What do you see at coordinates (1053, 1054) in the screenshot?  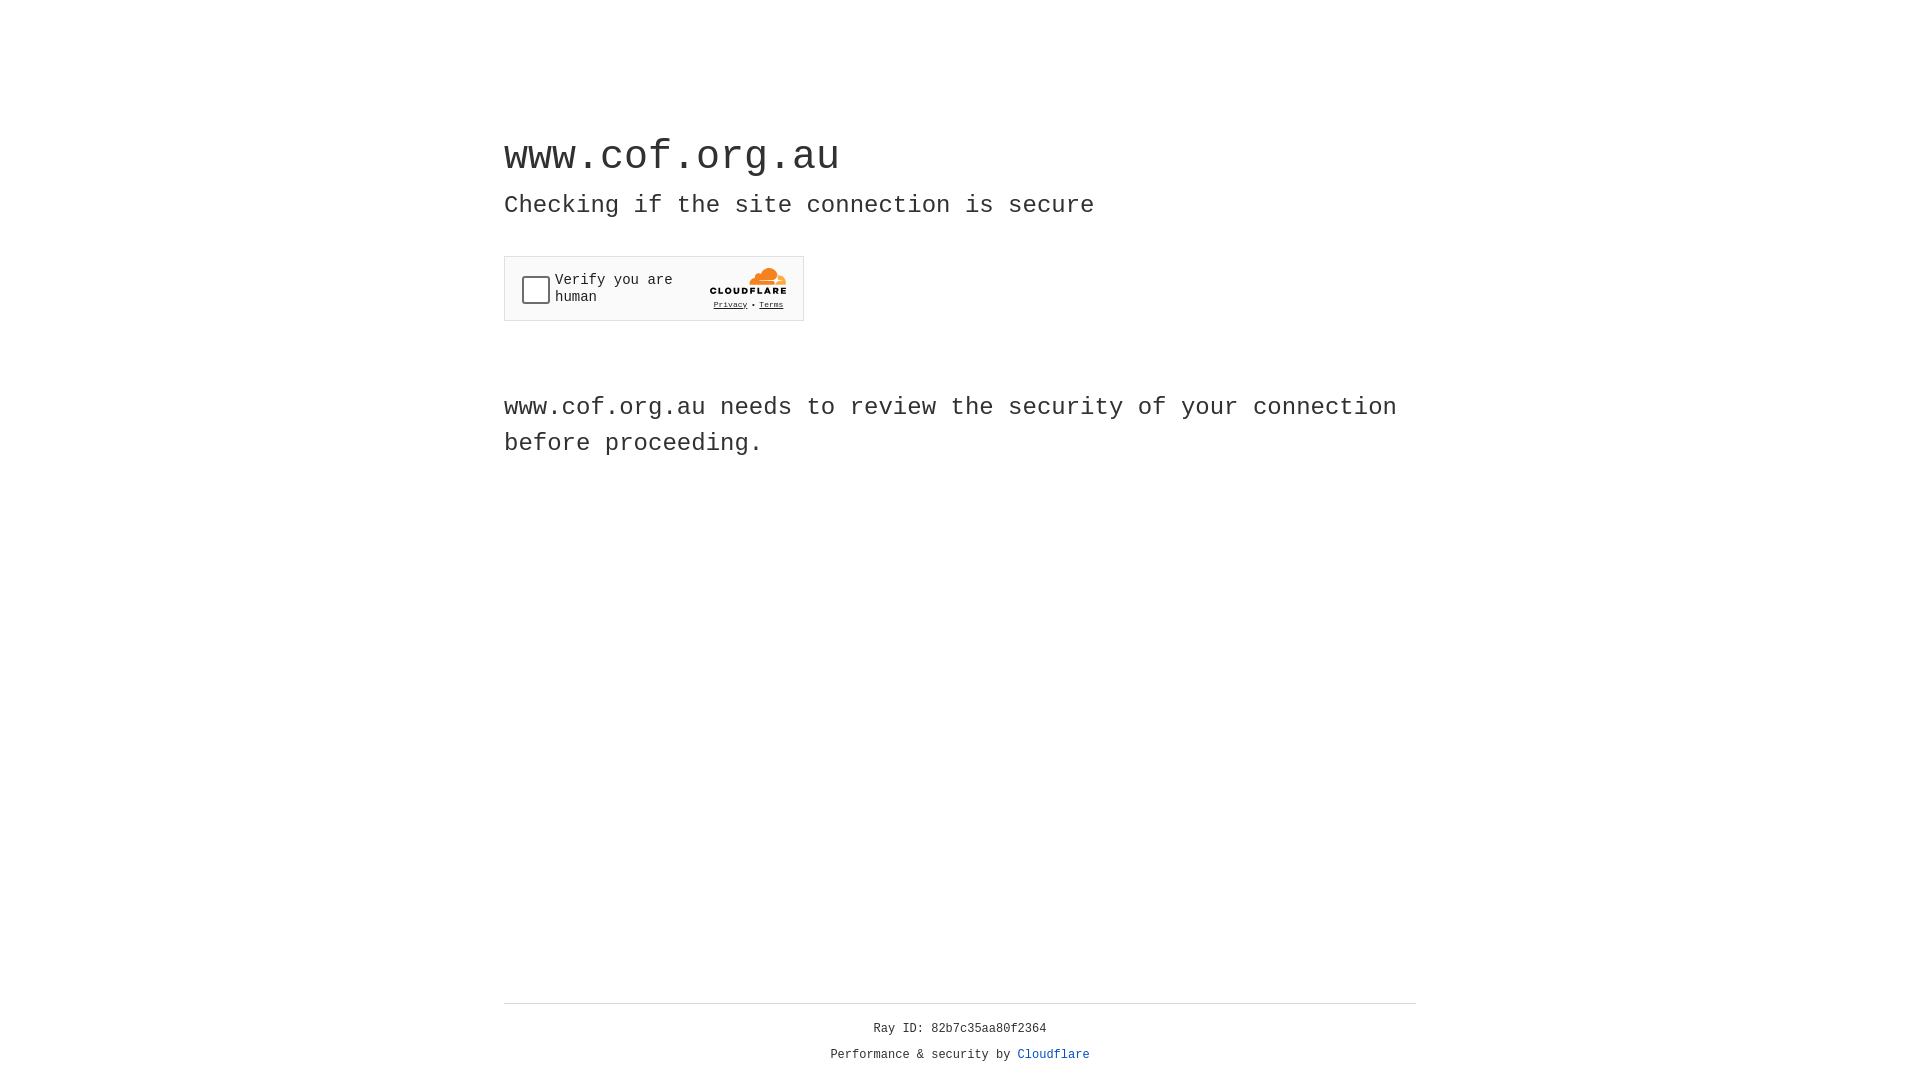 I see `'Cloudflare'` at bounding box center [1053, 1054].